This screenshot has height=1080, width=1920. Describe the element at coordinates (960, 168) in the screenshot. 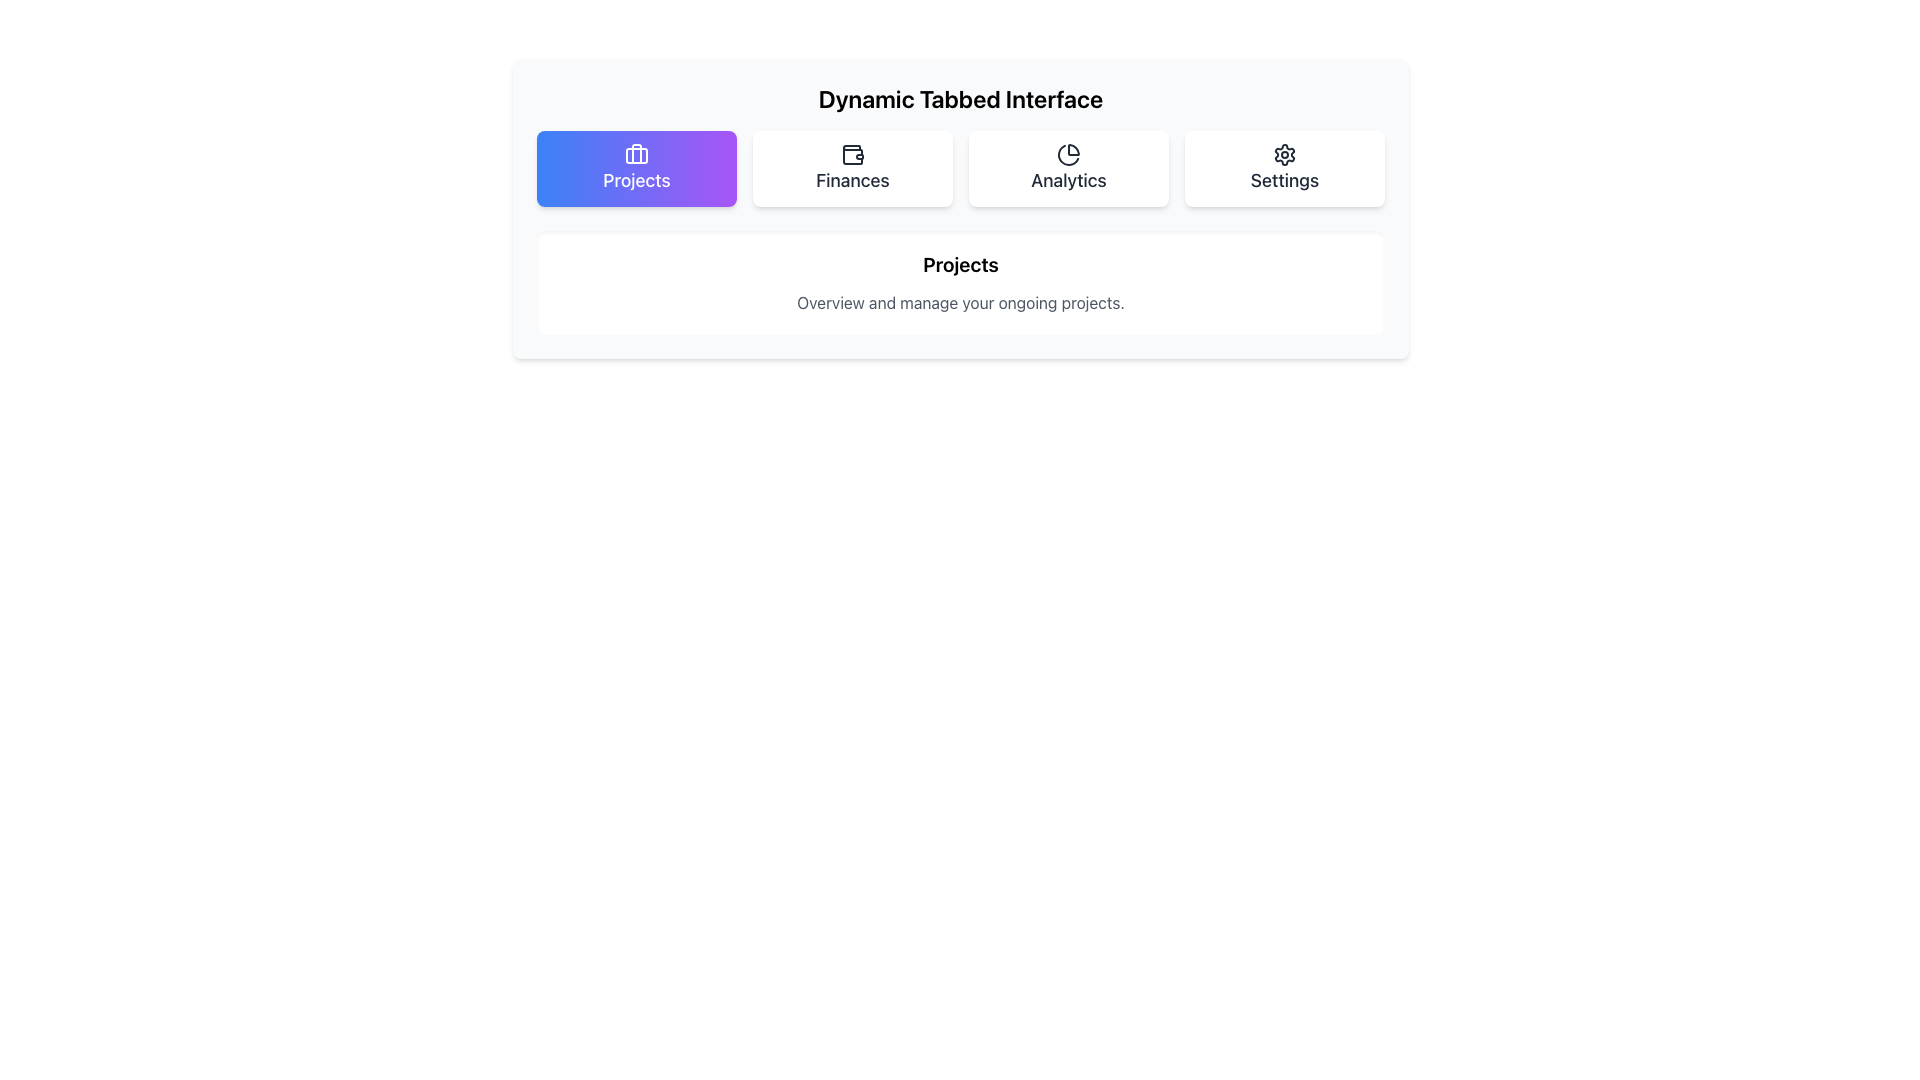

I see `the individual tabs of the Tab Navigation Bar` at that location.